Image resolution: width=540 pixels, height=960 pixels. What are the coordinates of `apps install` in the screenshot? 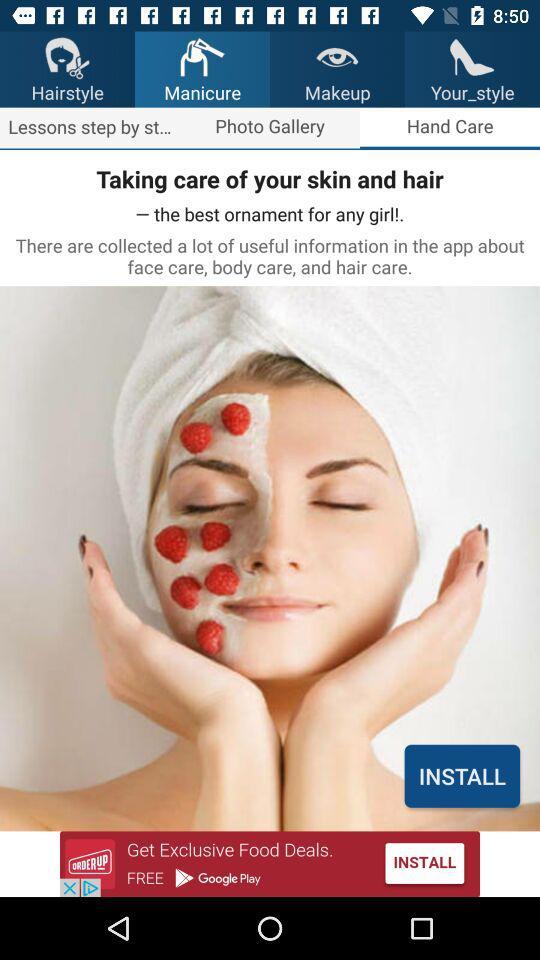 It's located at (270, 863).